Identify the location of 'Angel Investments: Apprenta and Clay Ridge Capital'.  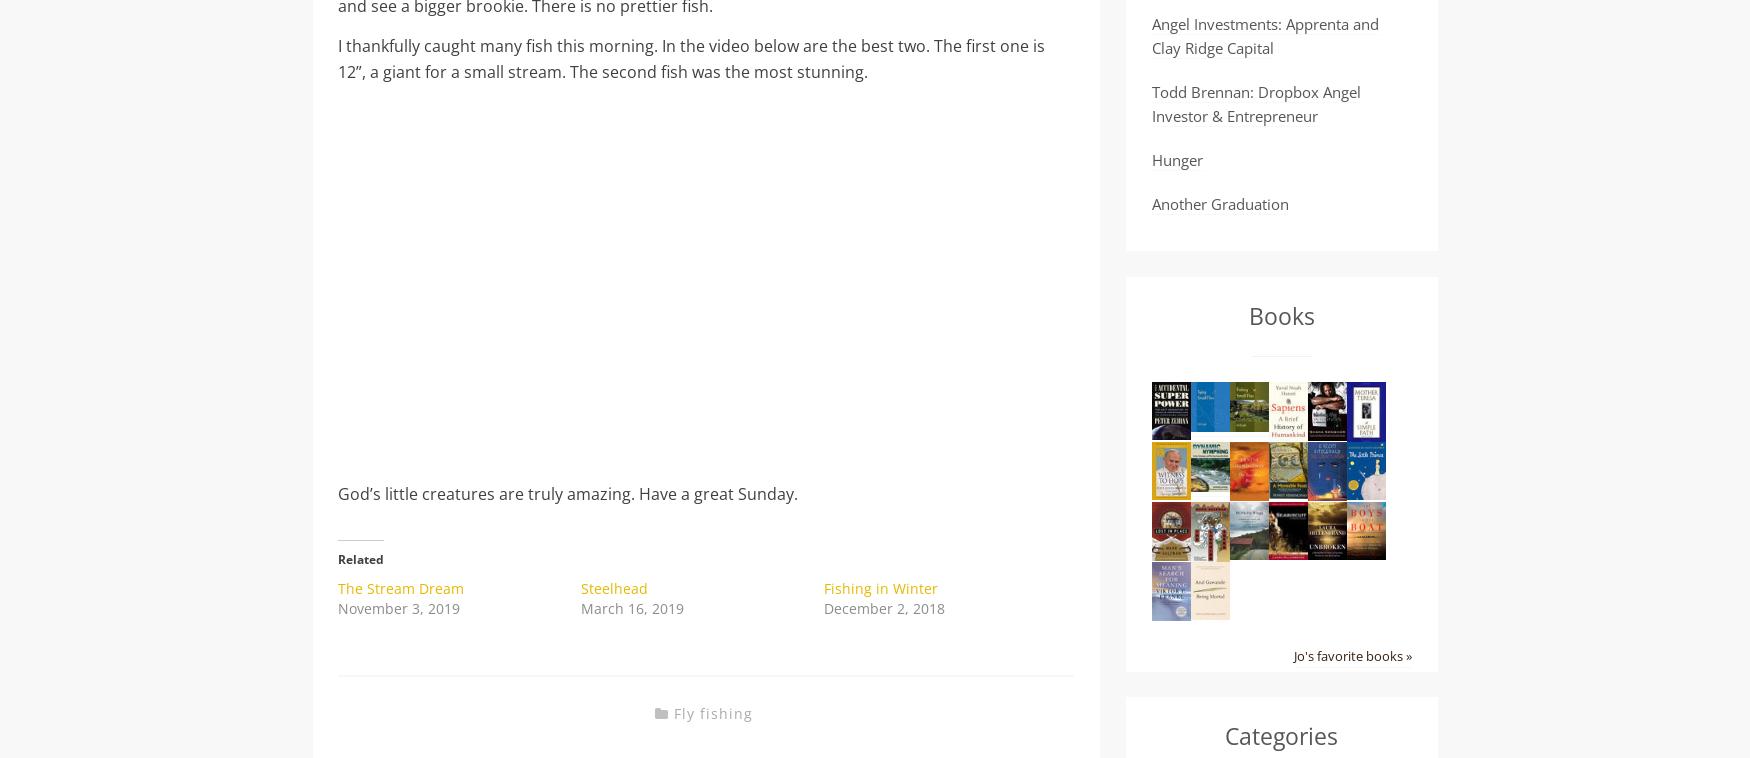
(1263, 34).